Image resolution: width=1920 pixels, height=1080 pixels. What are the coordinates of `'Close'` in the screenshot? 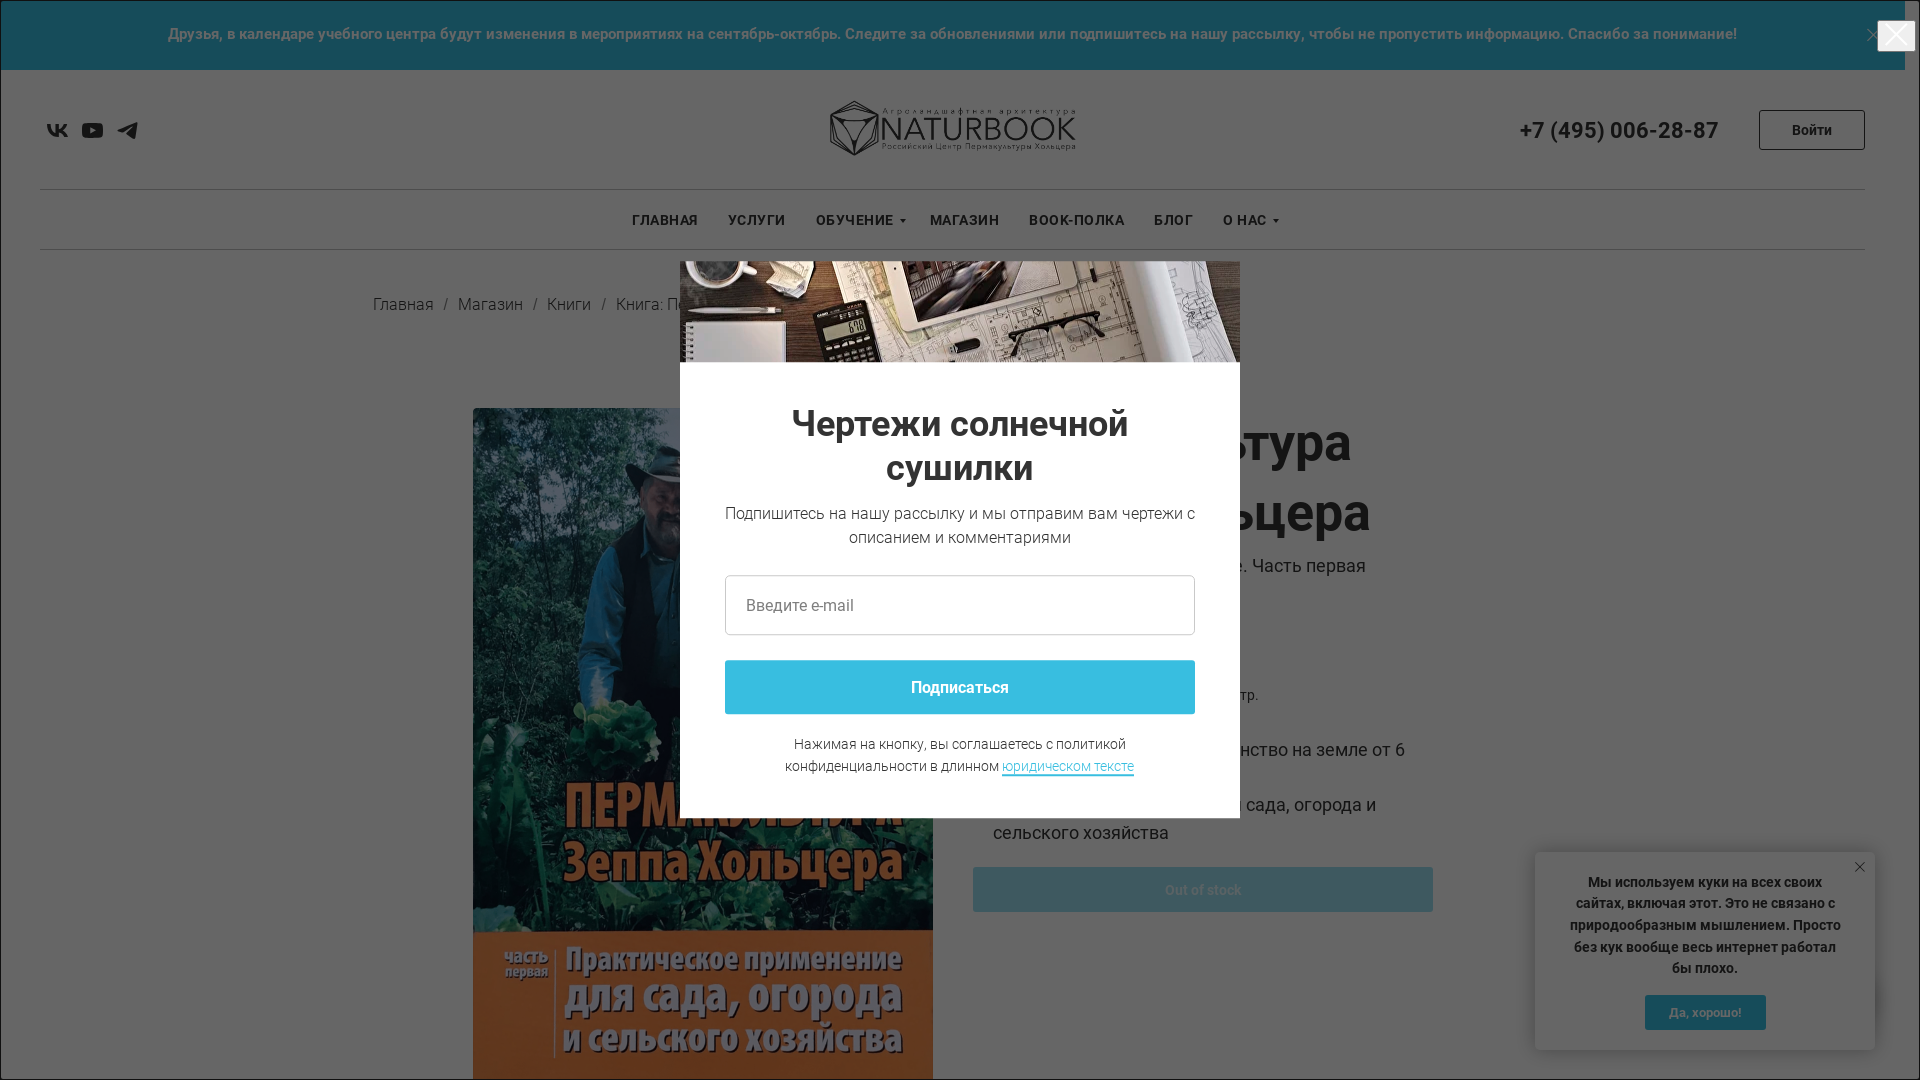 It's located at (1872, 35).